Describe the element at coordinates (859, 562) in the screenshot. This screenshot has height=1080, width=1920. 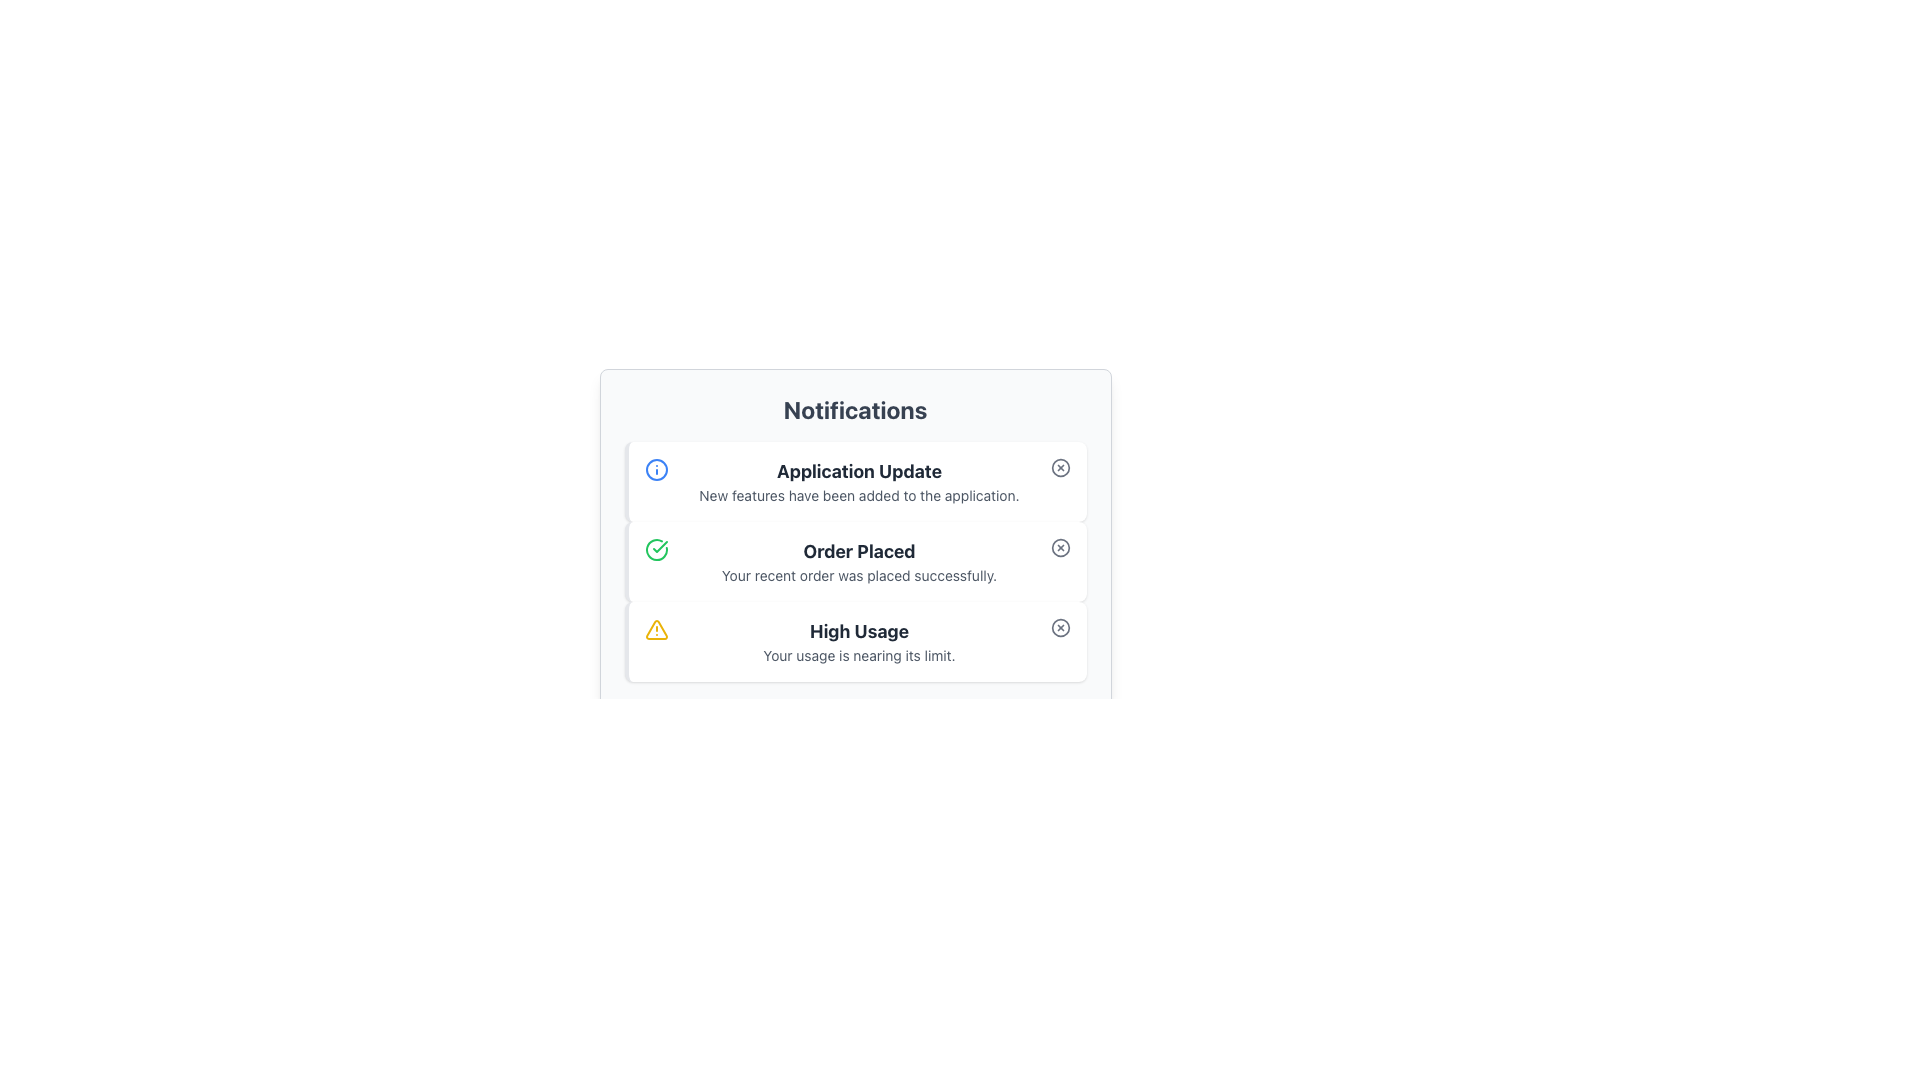
I see `the text block that indicates 'Order Placed' with a message stating 'Your recent order was placed successfully', located in the middle notification card` at that location.